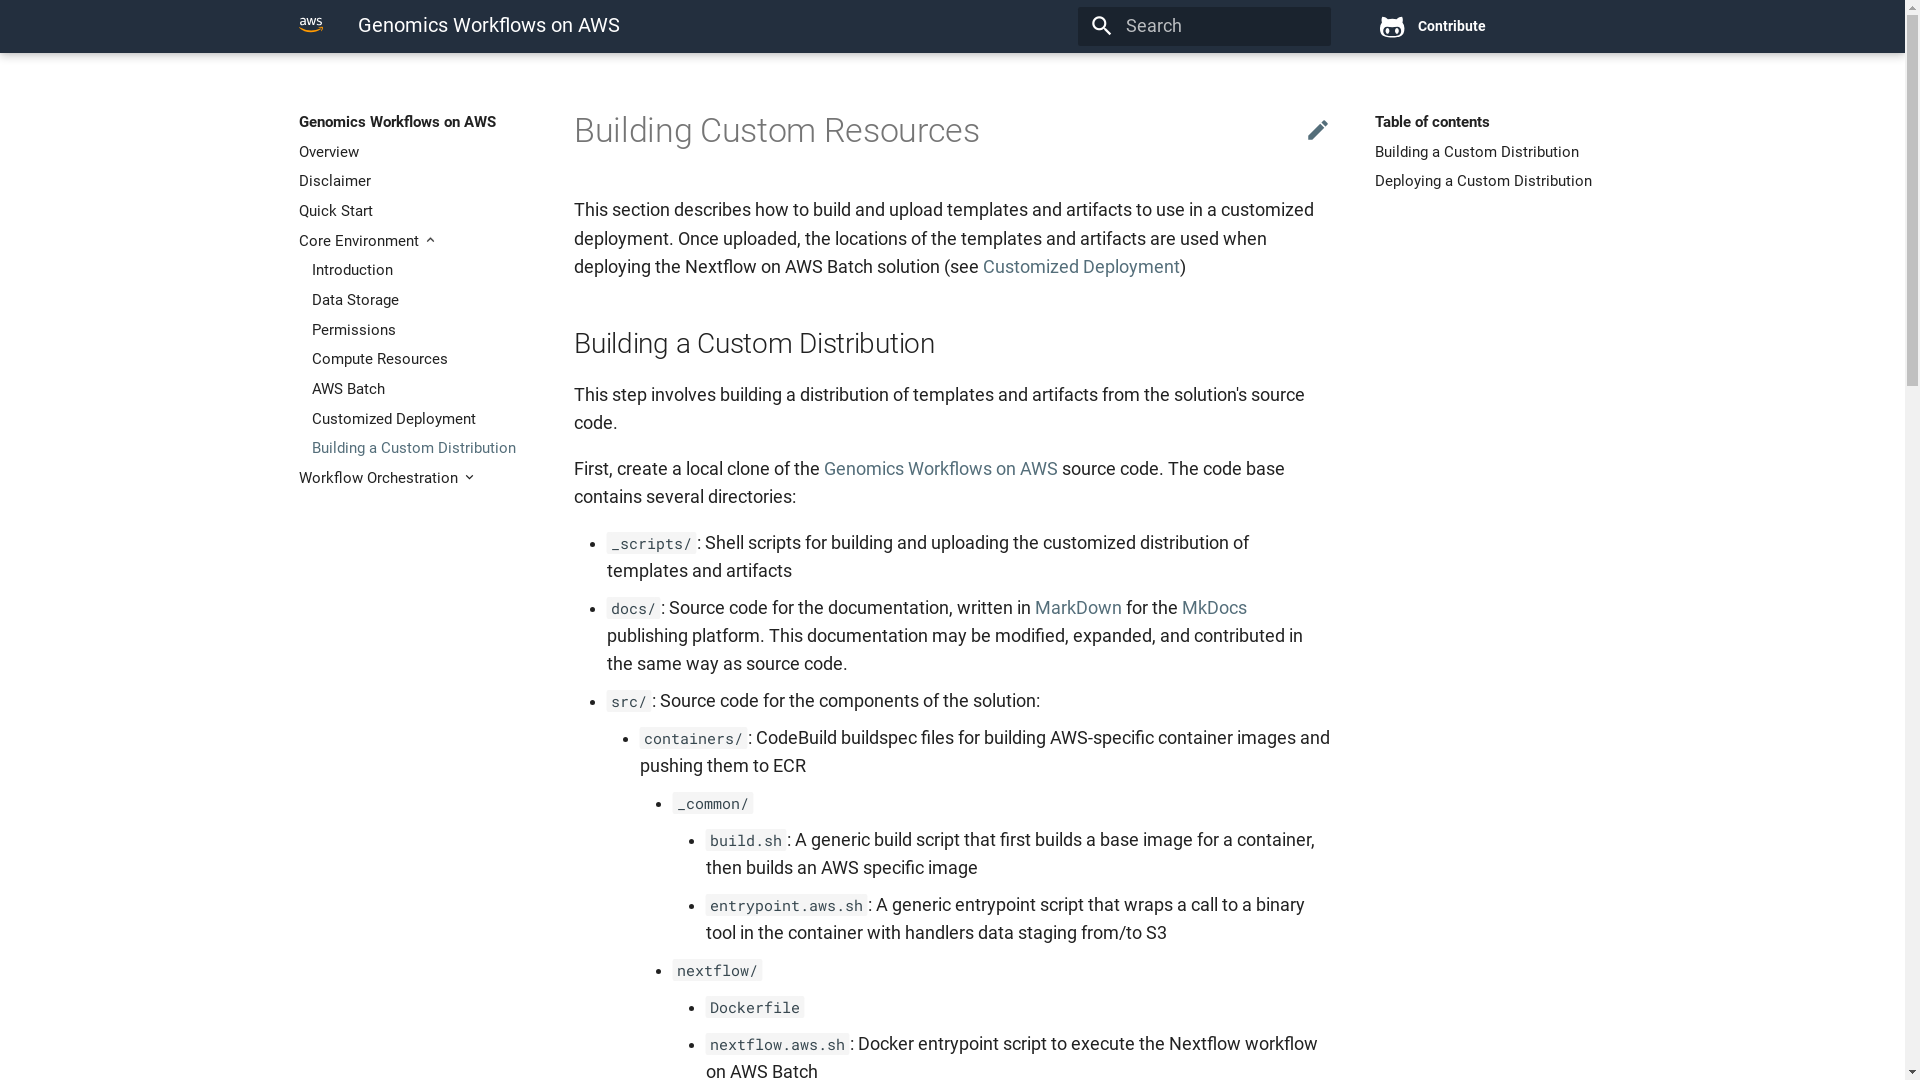 The width and height of the screenshot is (1920, 1080). I want to click on 'Building a Custom Distribution', so click(420, 446).